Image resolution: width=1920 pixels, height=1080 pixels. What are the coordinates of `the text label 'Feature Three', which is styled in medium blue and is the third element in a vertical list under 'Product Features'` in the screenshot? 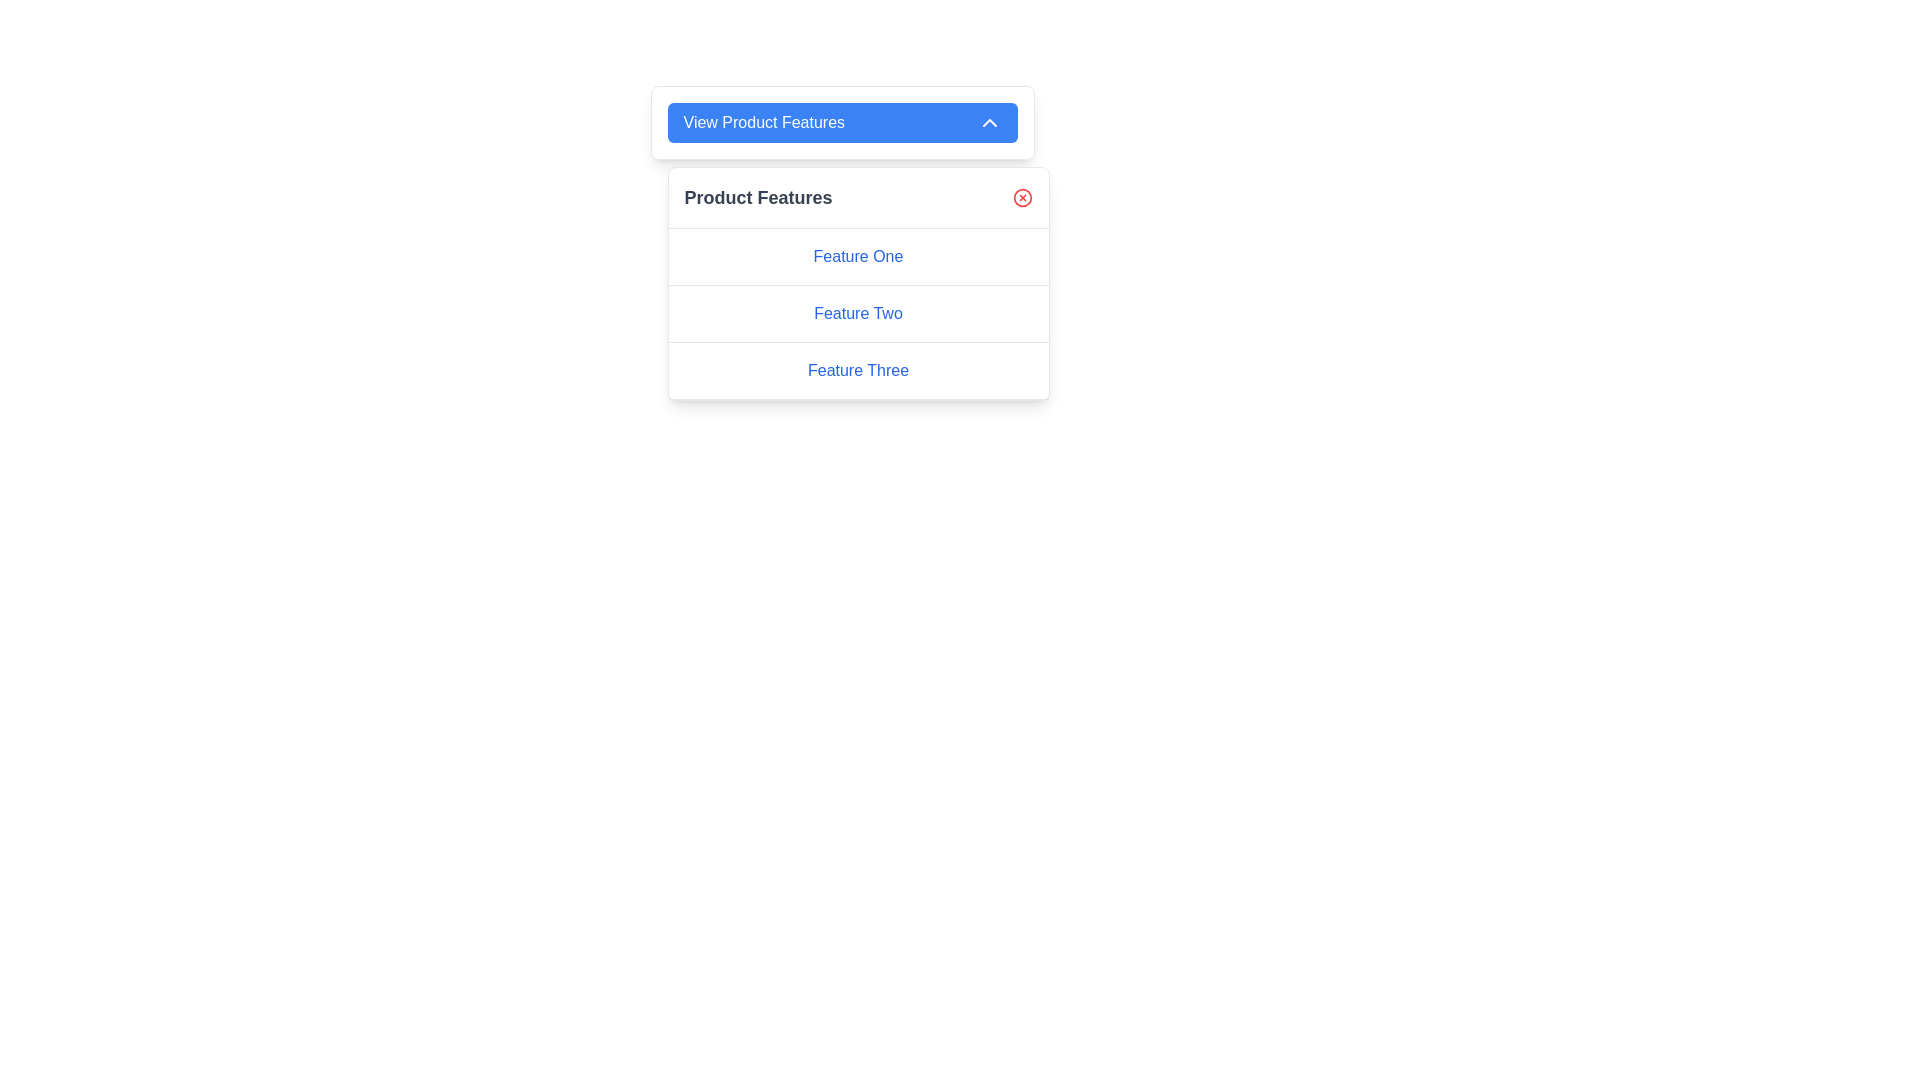 It's located at (858, 371).